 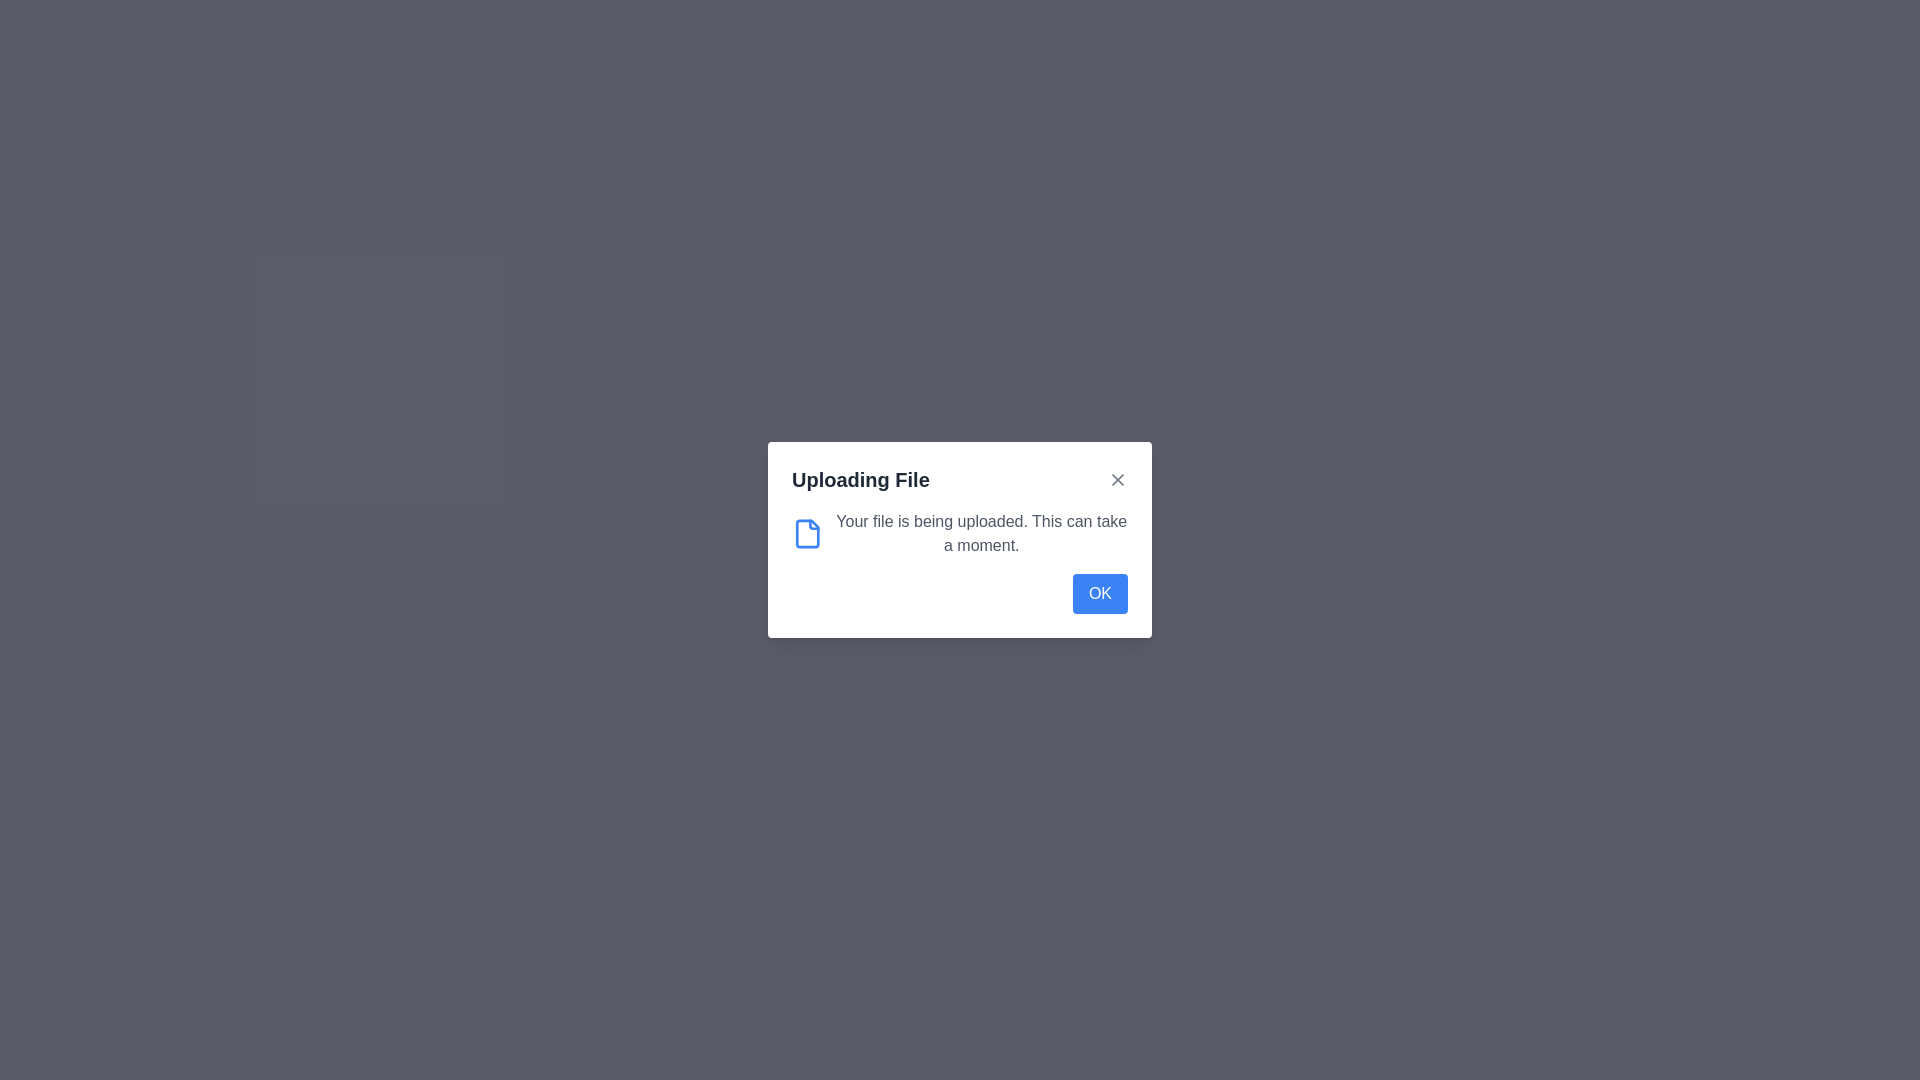 I want to click on text label that displays the message 'Your file is being uploaded. This can take a moment.' located in the lower part of the dialogue box under the header 'Uploading File', so click(x=981, y=532).